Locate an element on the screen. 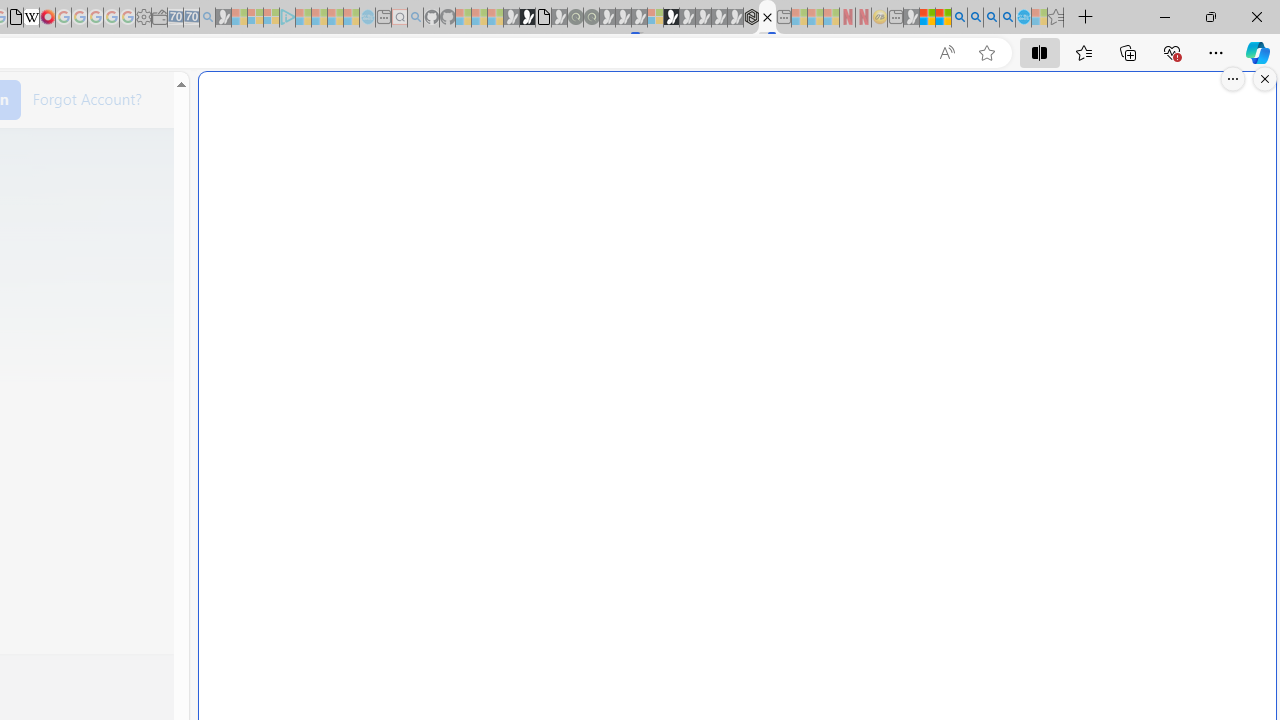 Image resolution: width=1280 pixels, height=720 pixels. 'Nordace - Cooler Bags' is located at coordinates (750, 17).